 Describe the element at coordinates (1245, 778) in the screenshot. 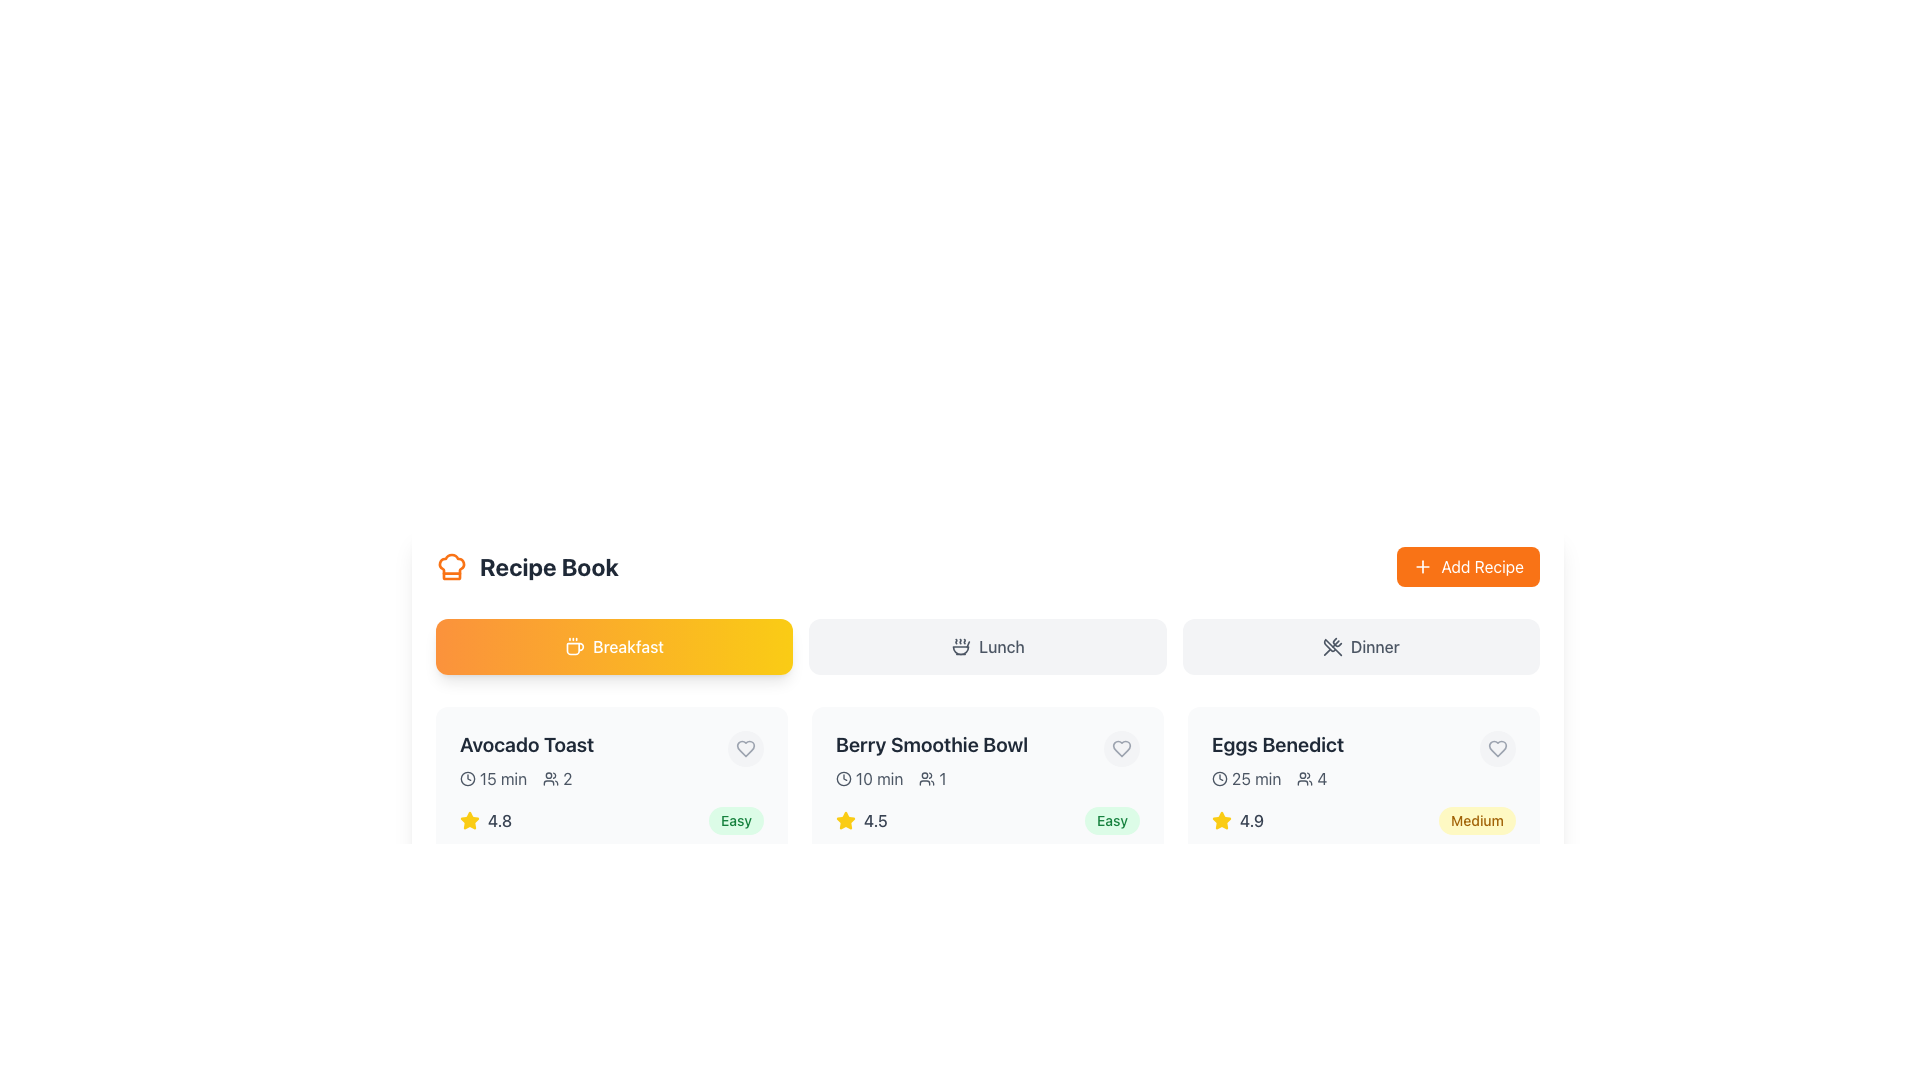

I see `the label with an icon and text that indicates the estimated preparation time for the recipe in the details section of the third recipe card, positioned to the left of the user count indicator '4'` at that location.